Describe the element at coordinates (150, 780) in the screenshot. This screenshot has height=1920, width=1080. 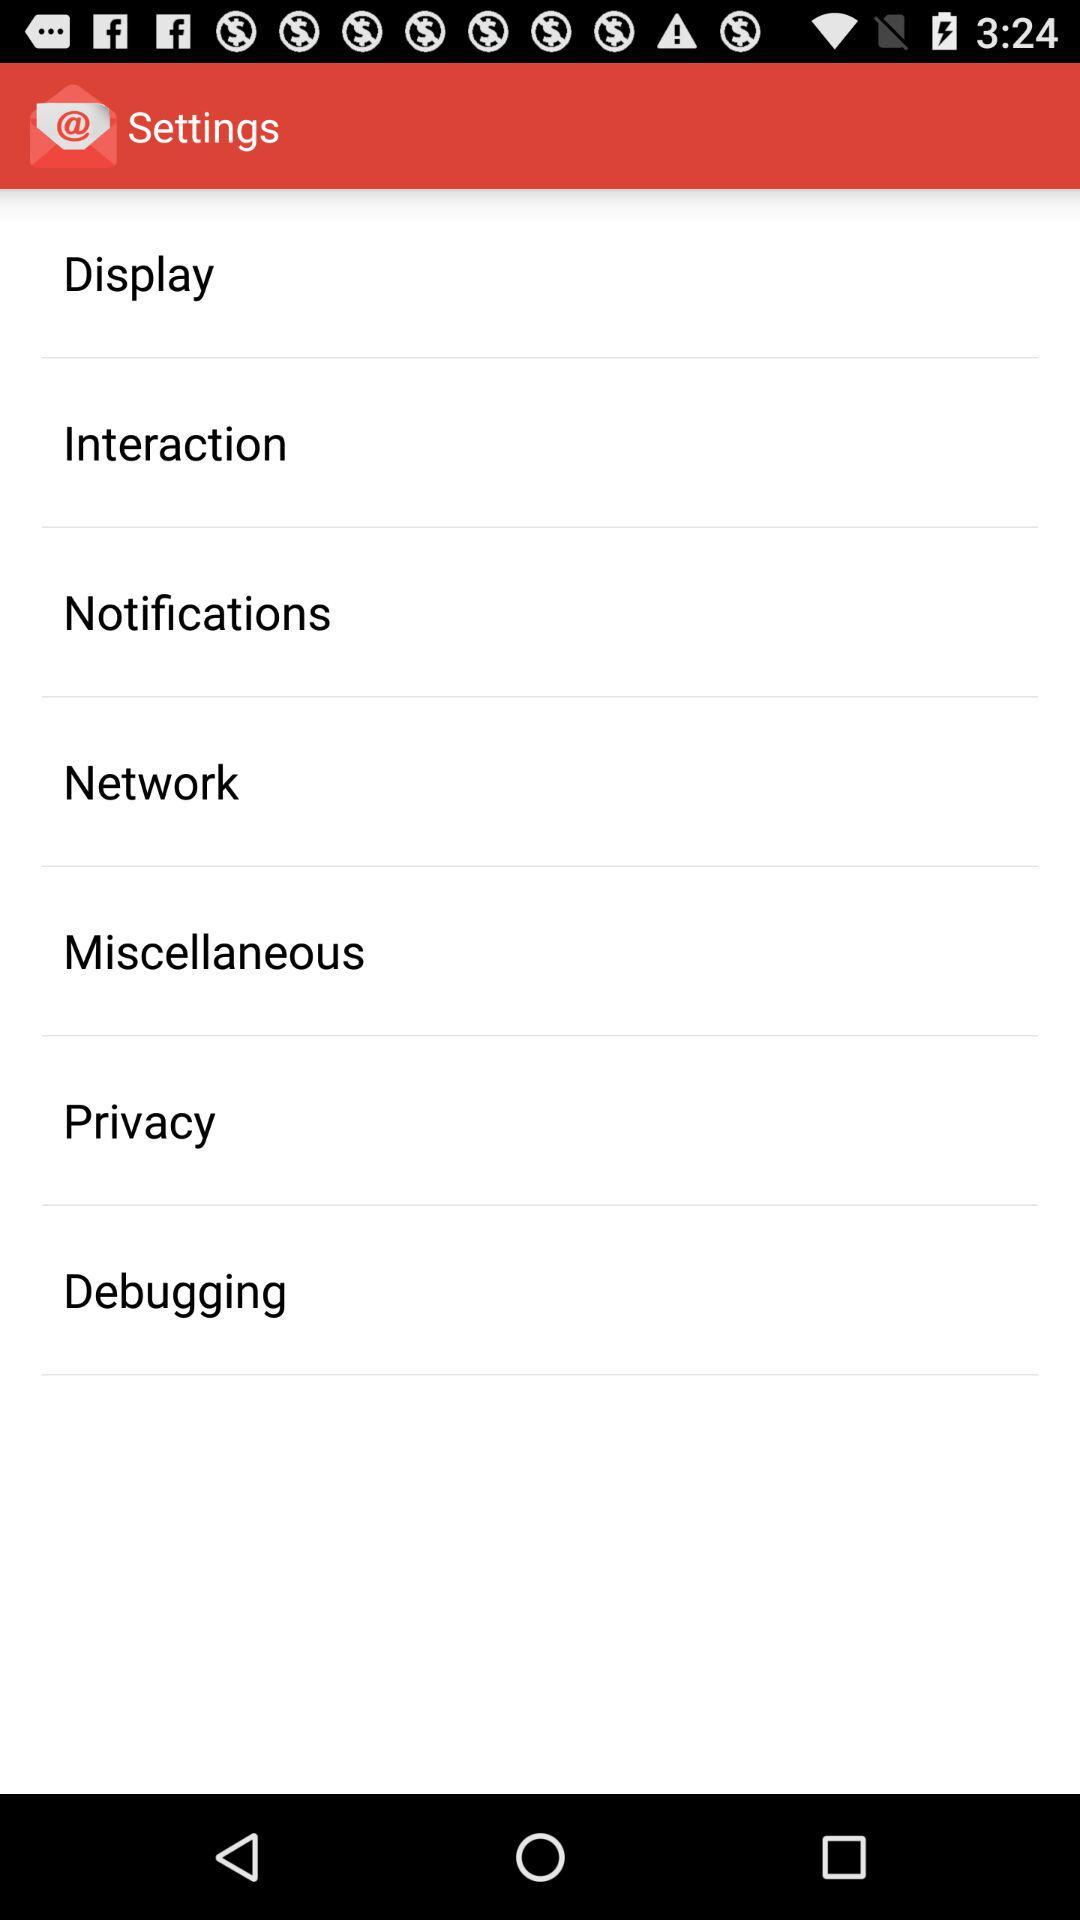
I see `the item above miscellaneous app` at that location.